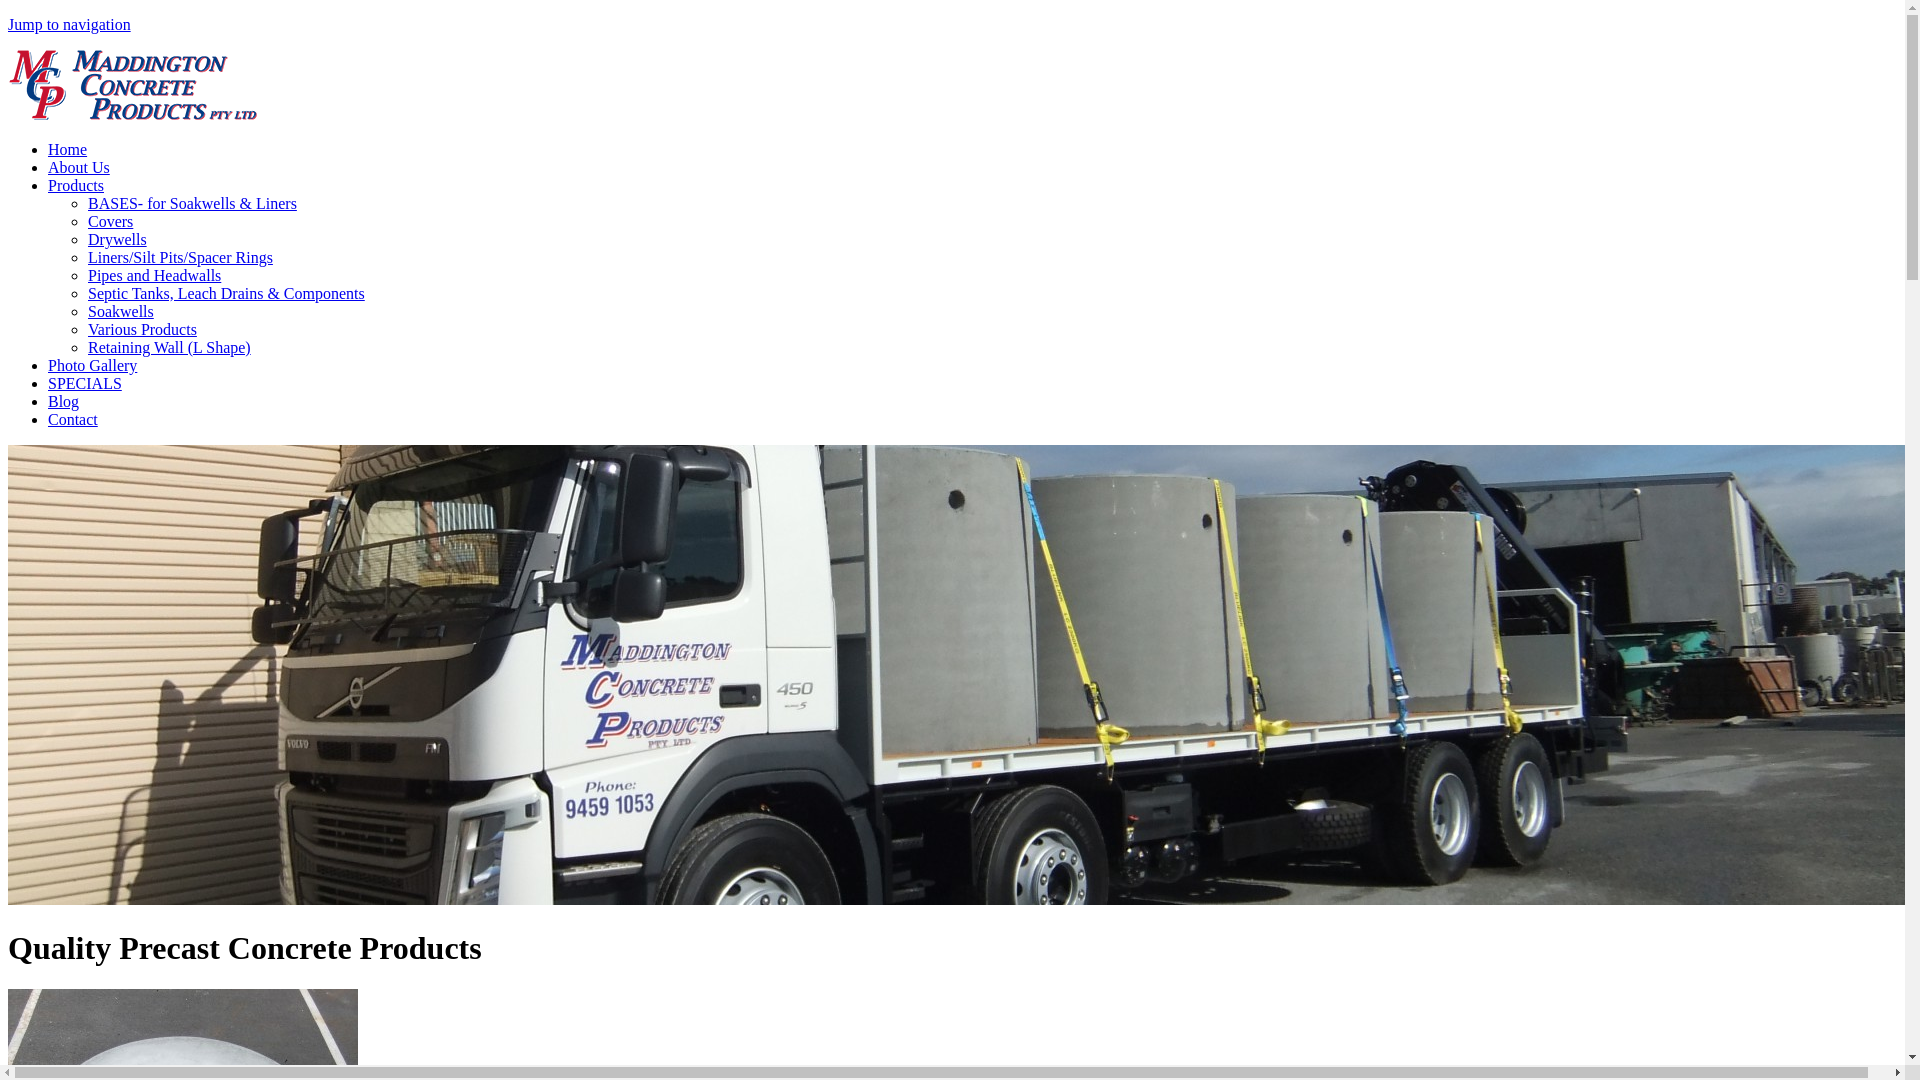  I want to click on 'Home', so click(132, 115).